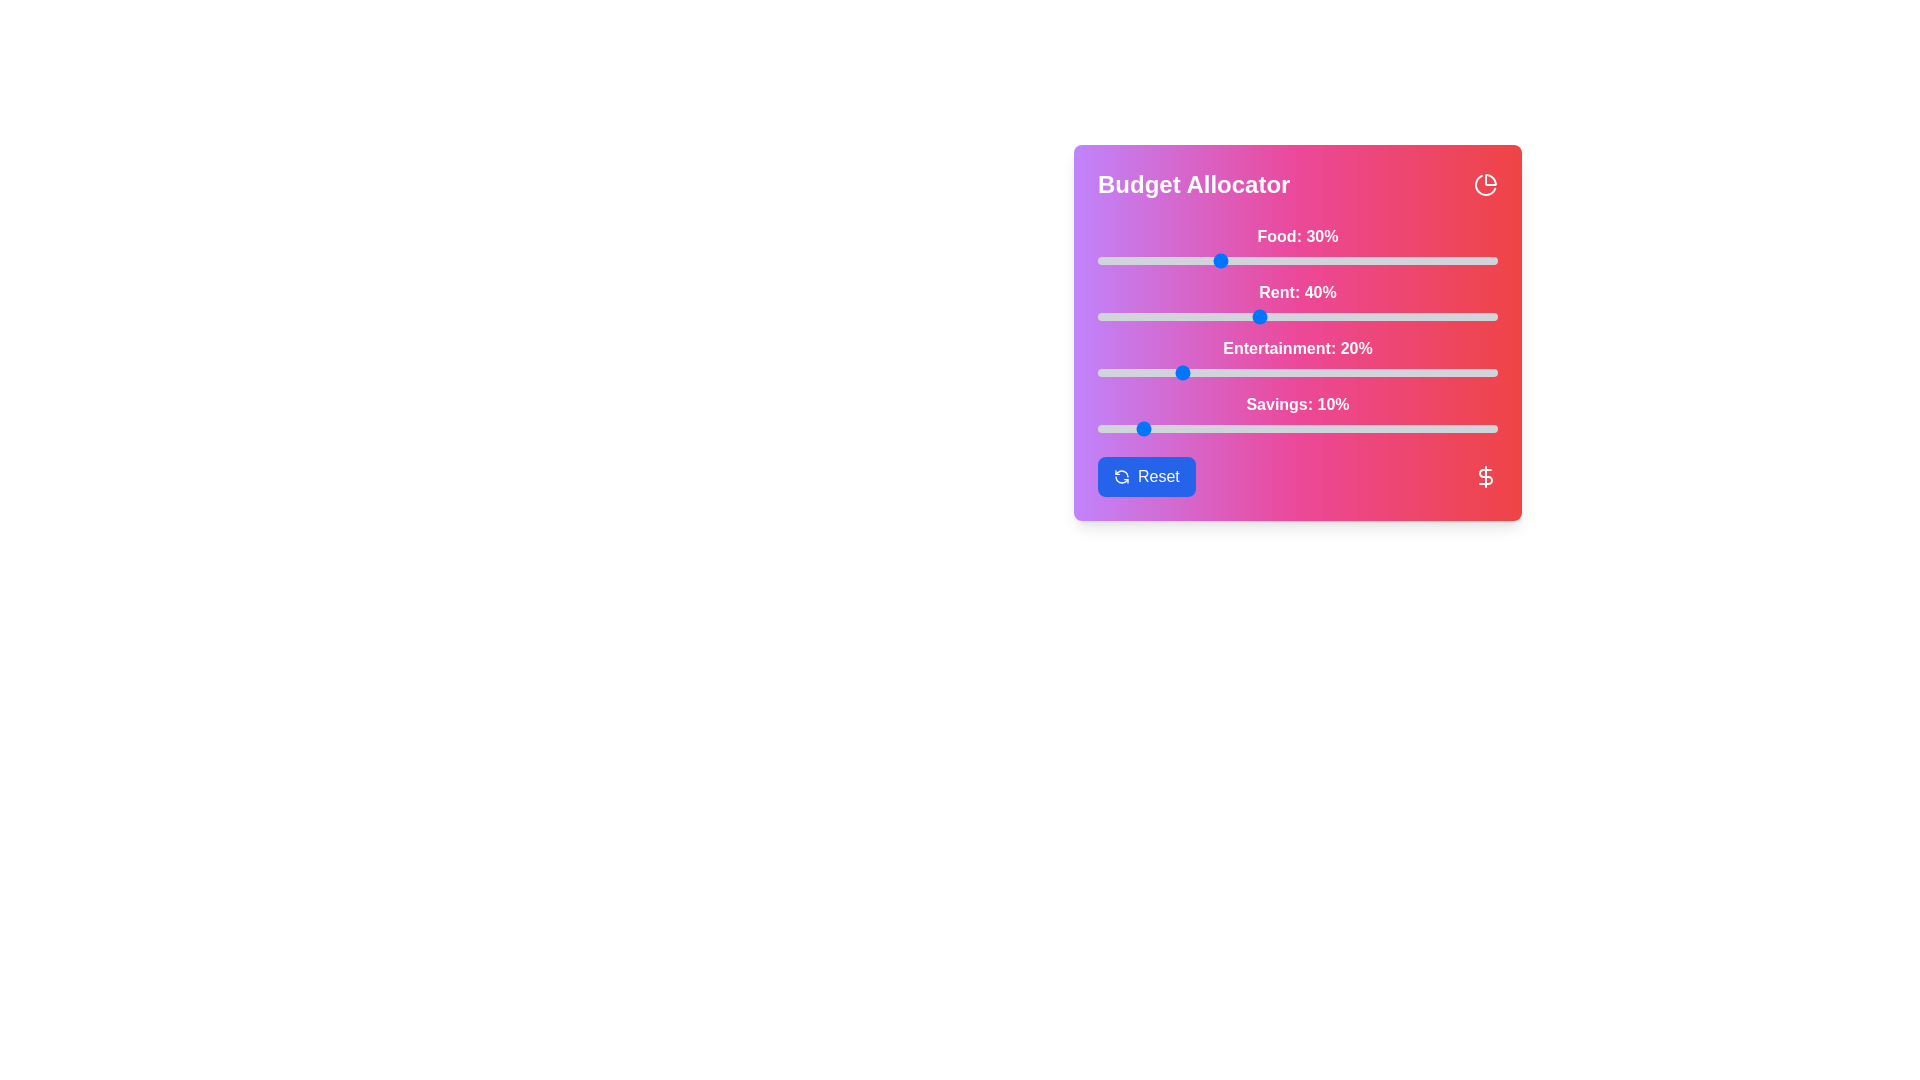 The image size is (1920, 1080). What do you see at coordinates (1122, 427) in the screenshot?
I see `the savings percentage` at bounding box center [1122, 427].